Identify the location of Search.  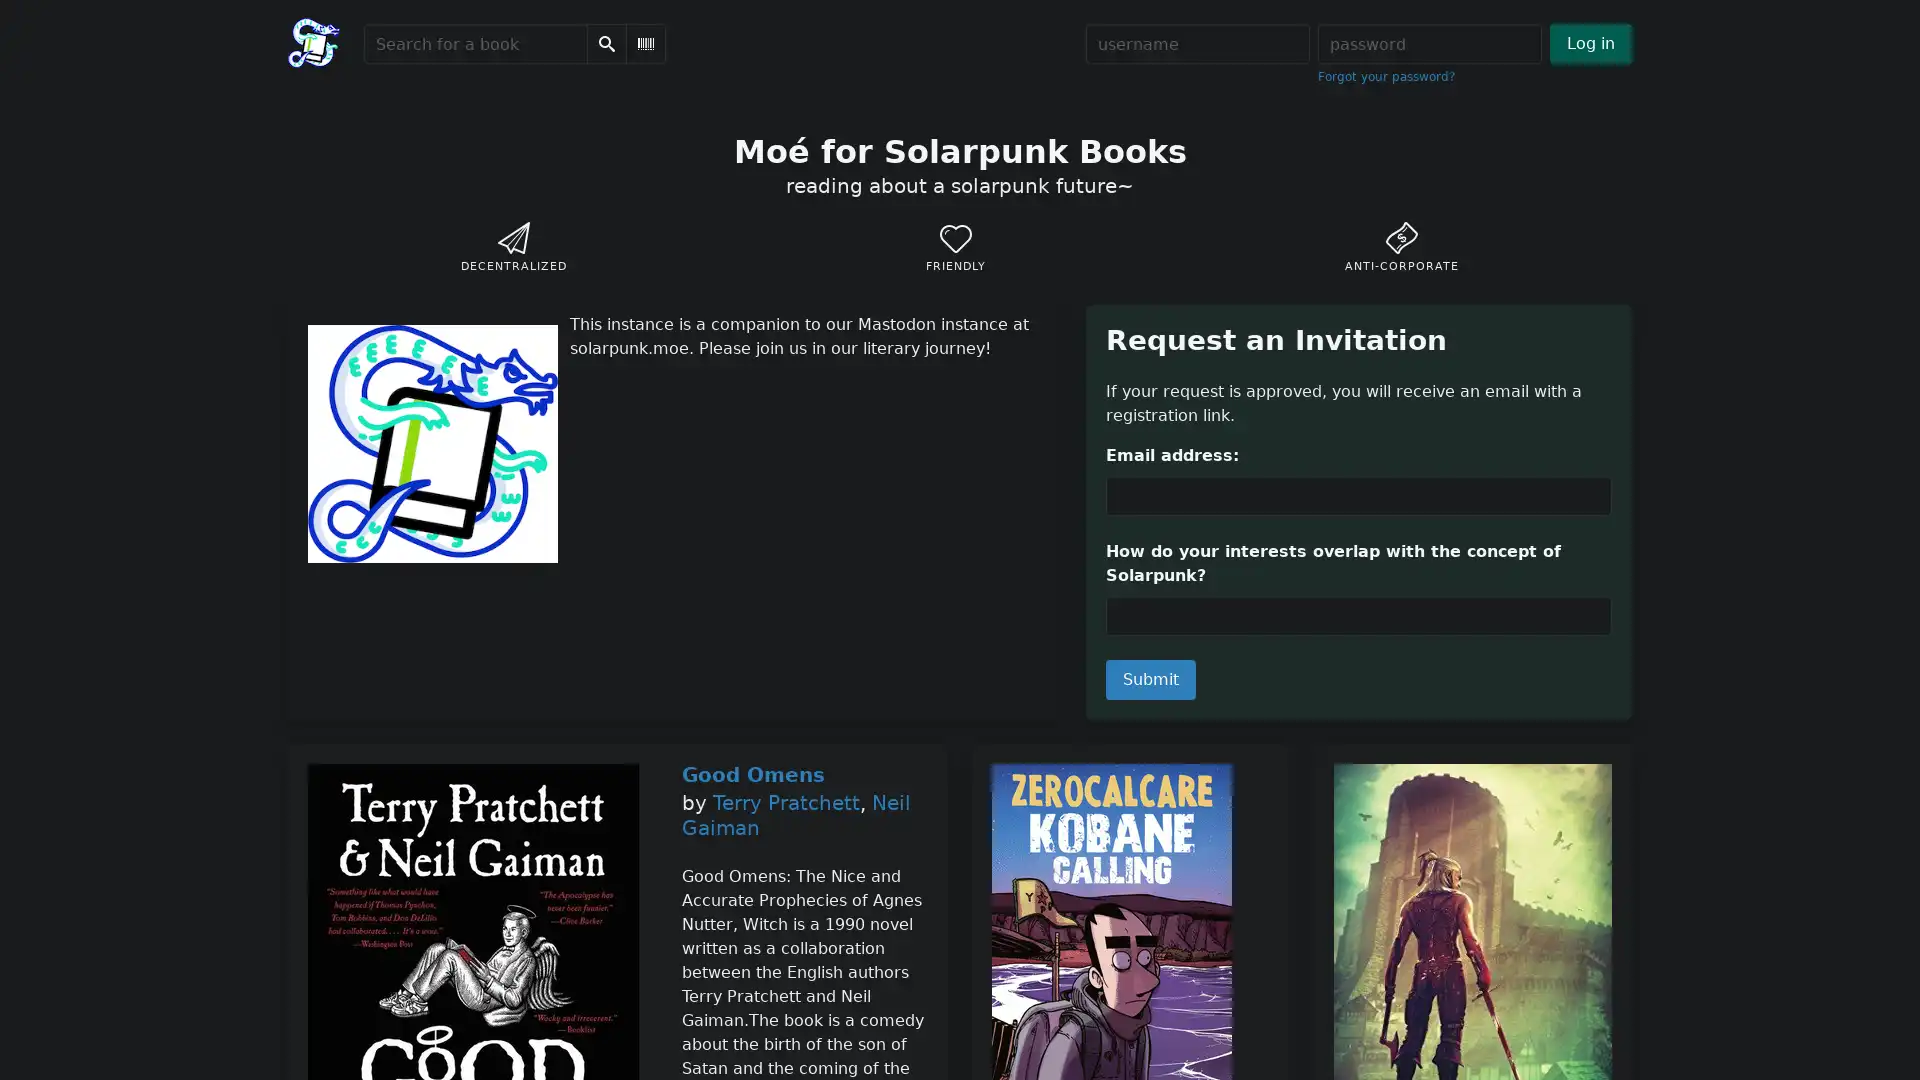
(605, 43).